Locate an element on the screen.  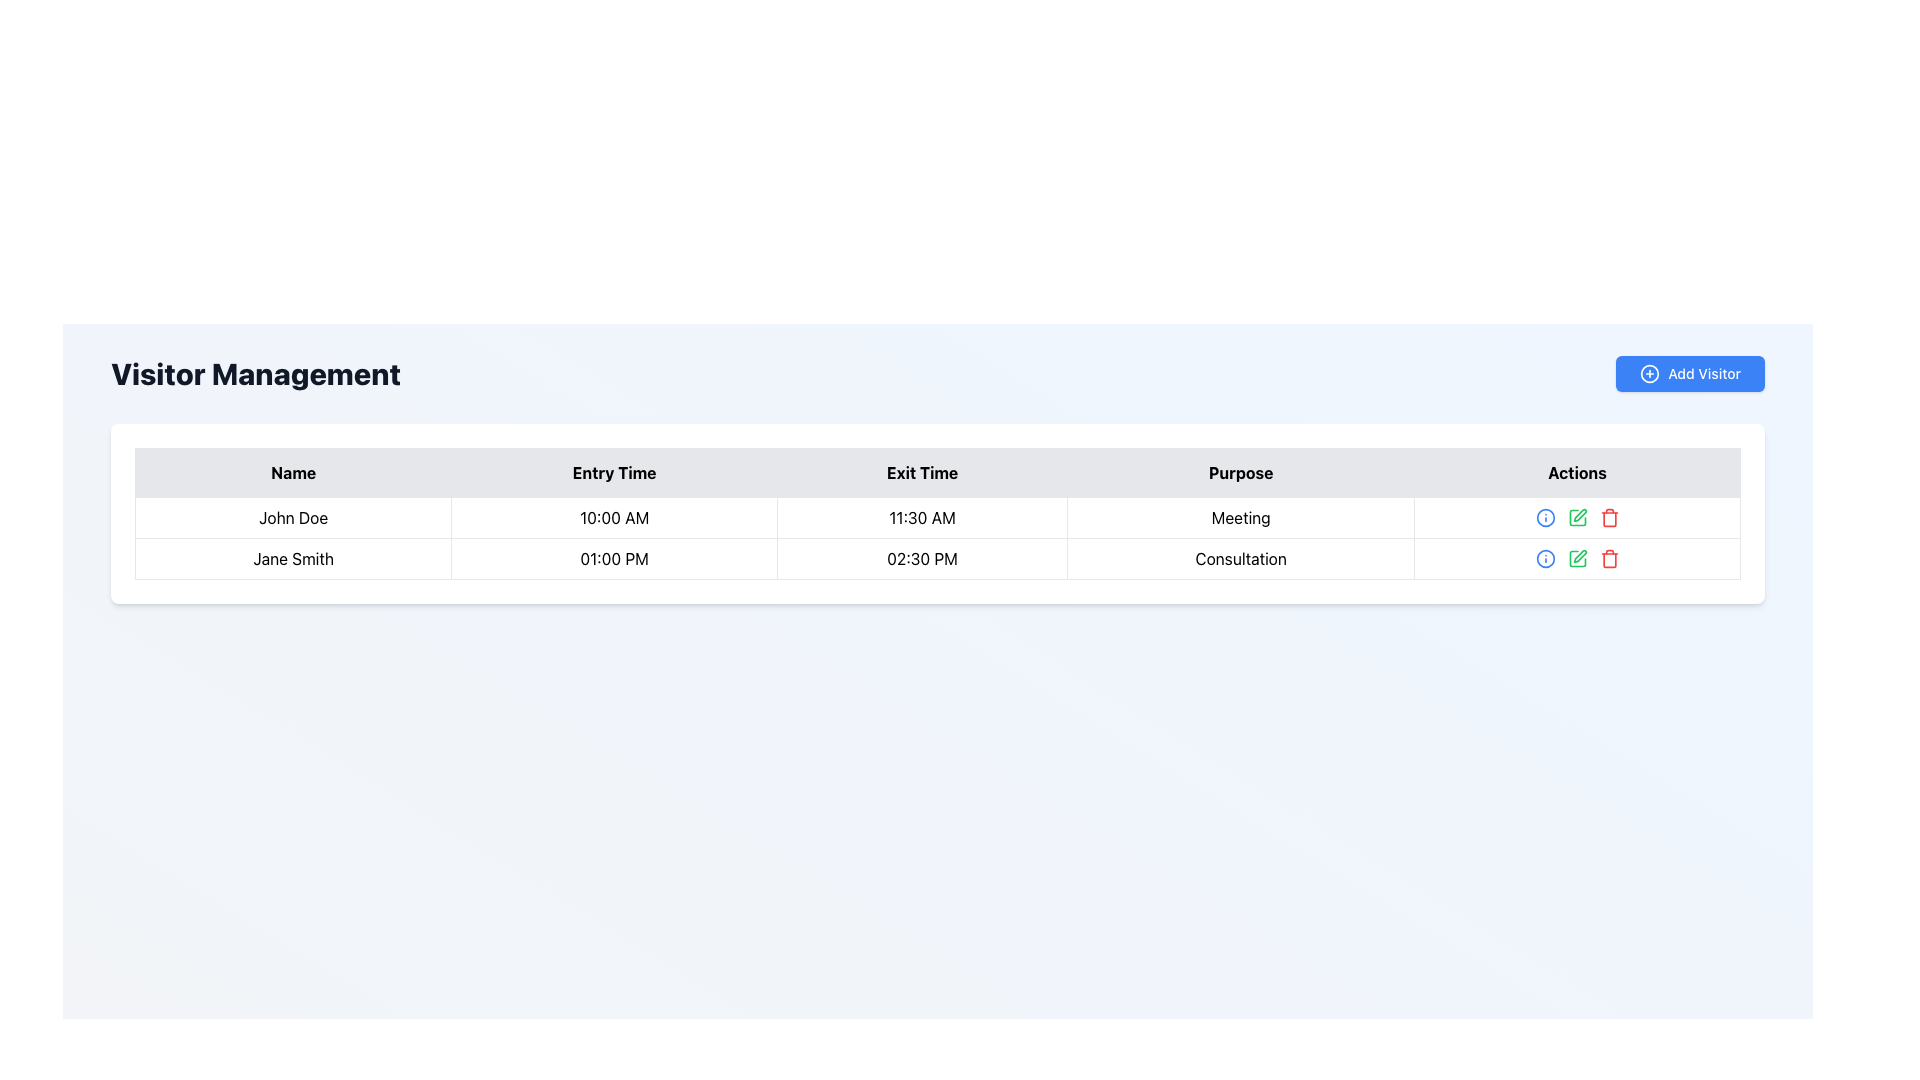
the button located is located at coordinates (1576, 516).